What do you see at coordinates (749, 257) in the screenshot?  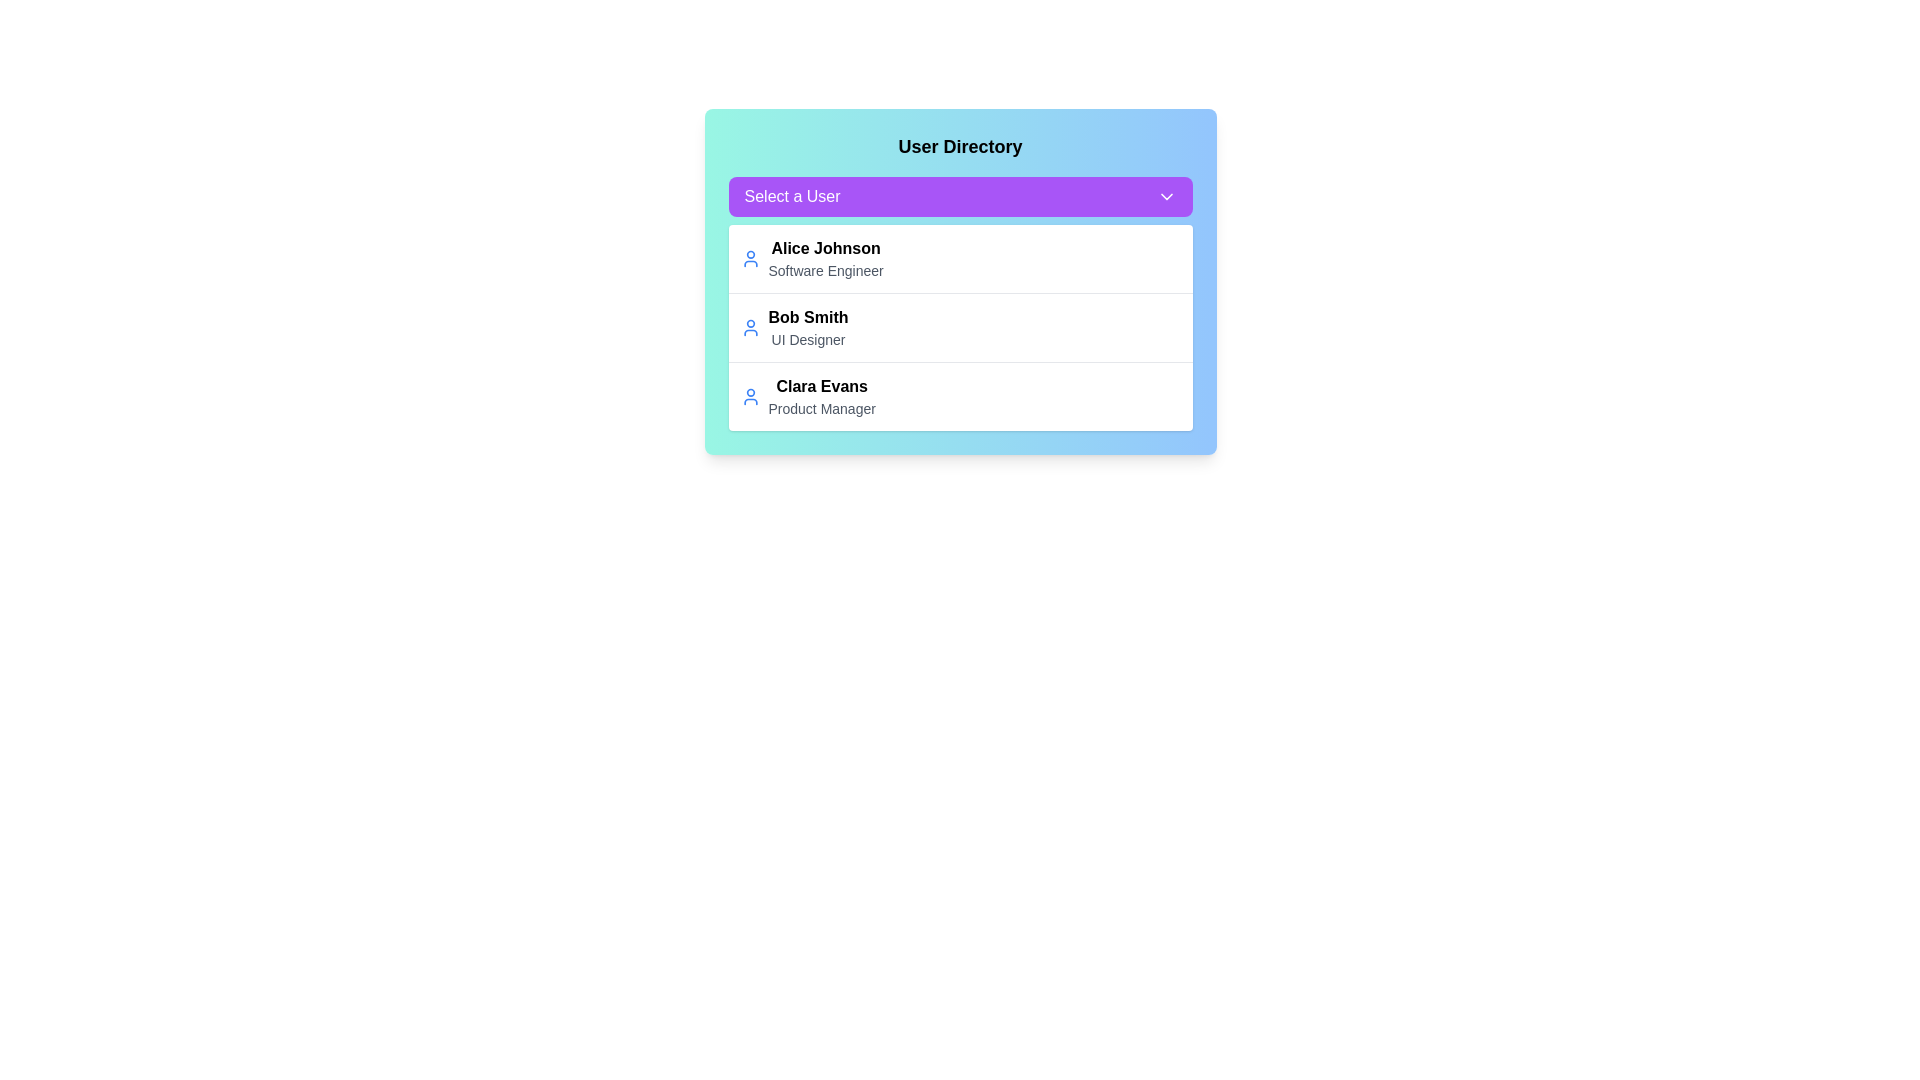 I see `the user icon representing 'Alice Johnson' located in the user directory section, positioned to the left of the text 'Alice Johnson Software Engineer'` at bounding box center [749, 257].